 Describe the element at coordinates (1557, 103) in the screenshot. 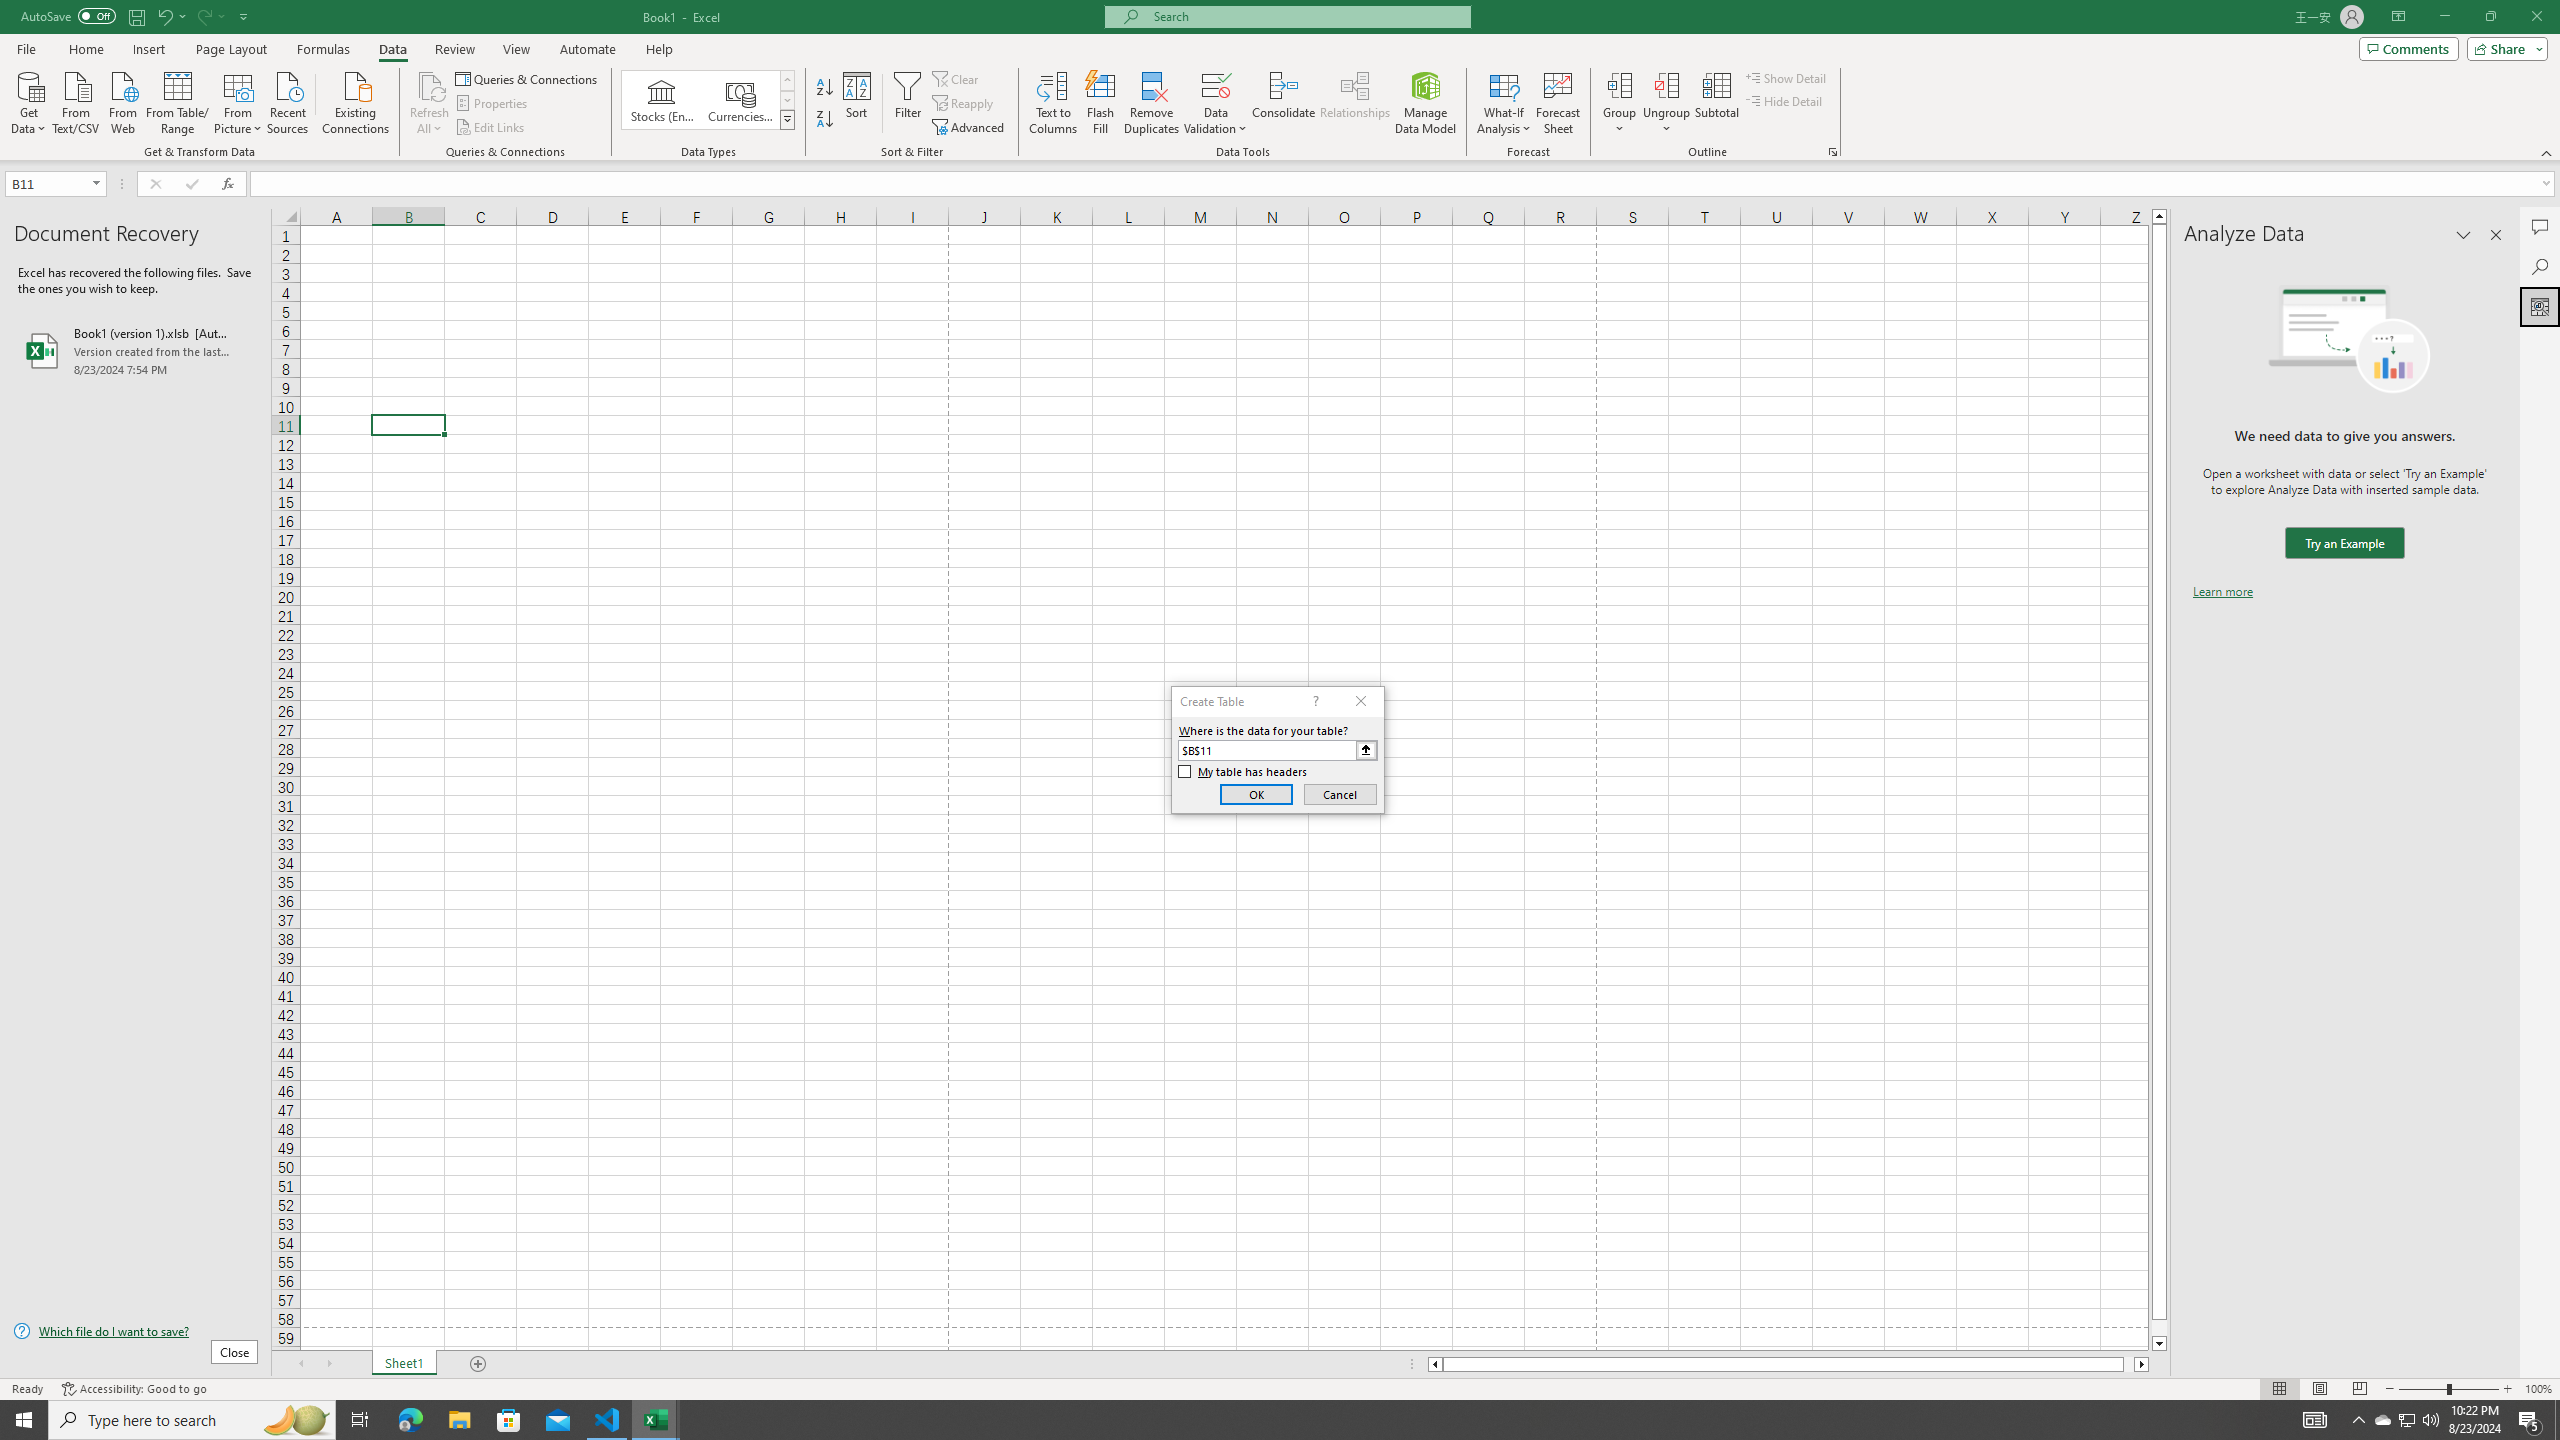

I see `'Forecast Sheet'` at that location.